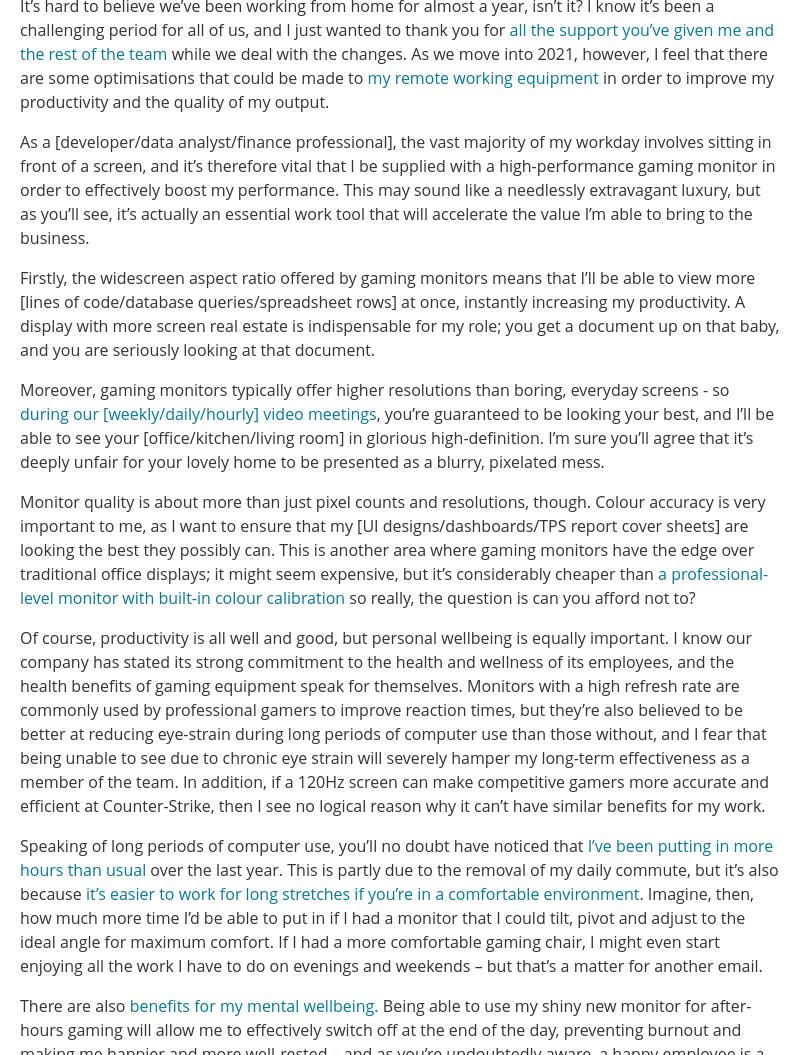 The width and height of the screenshot is (800, 1055). Describe the element at coordinates (396, 435) in the screenshot. I see `', you’re guaranteed to be looking your best, and I’ll be able to see your [office/kitchen/living room] in glorious high-definition. I’m sure you’ll agree that it’s deeply unfair for your lovely home to be presented as a blurry, pixelated mess.'` at that location.